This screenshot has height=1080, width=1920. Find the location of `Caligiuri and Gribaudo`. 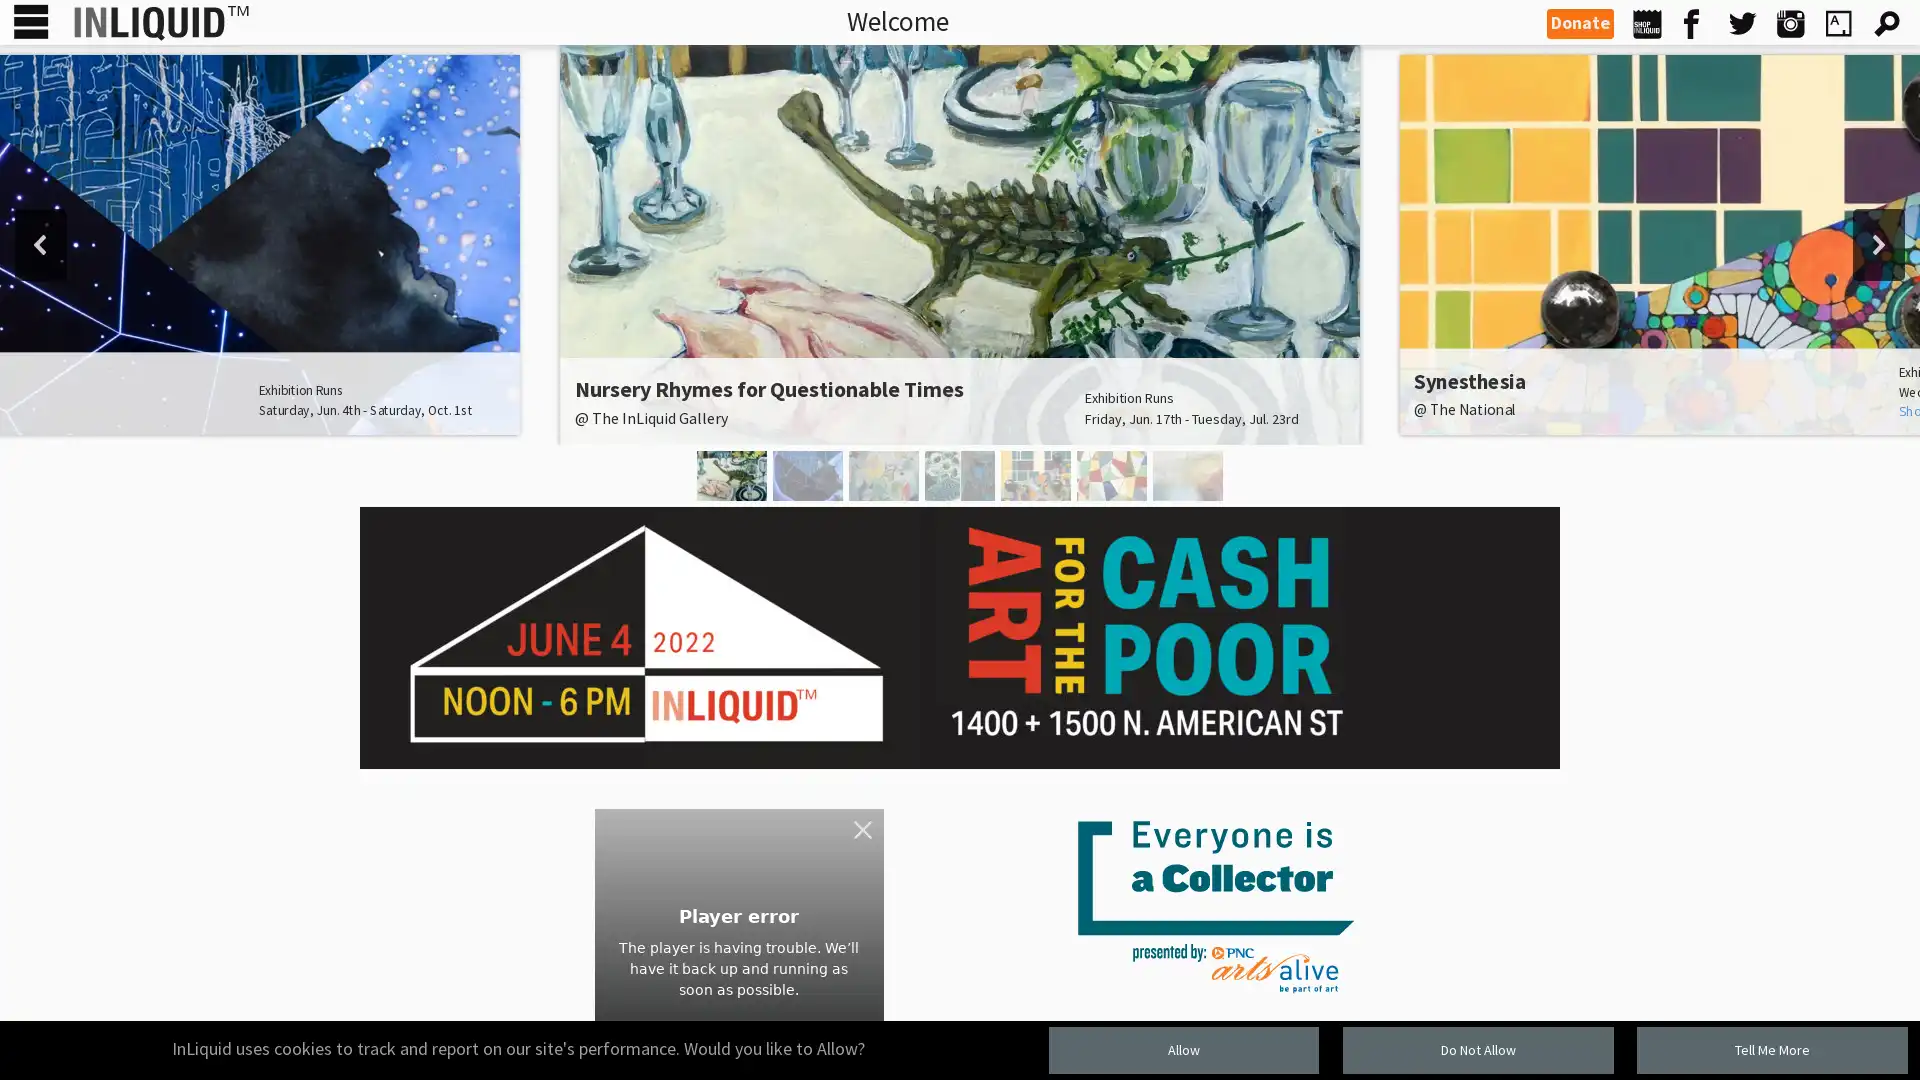

Caligiuri and Gribaudo is located at coordinates (1111, 475).